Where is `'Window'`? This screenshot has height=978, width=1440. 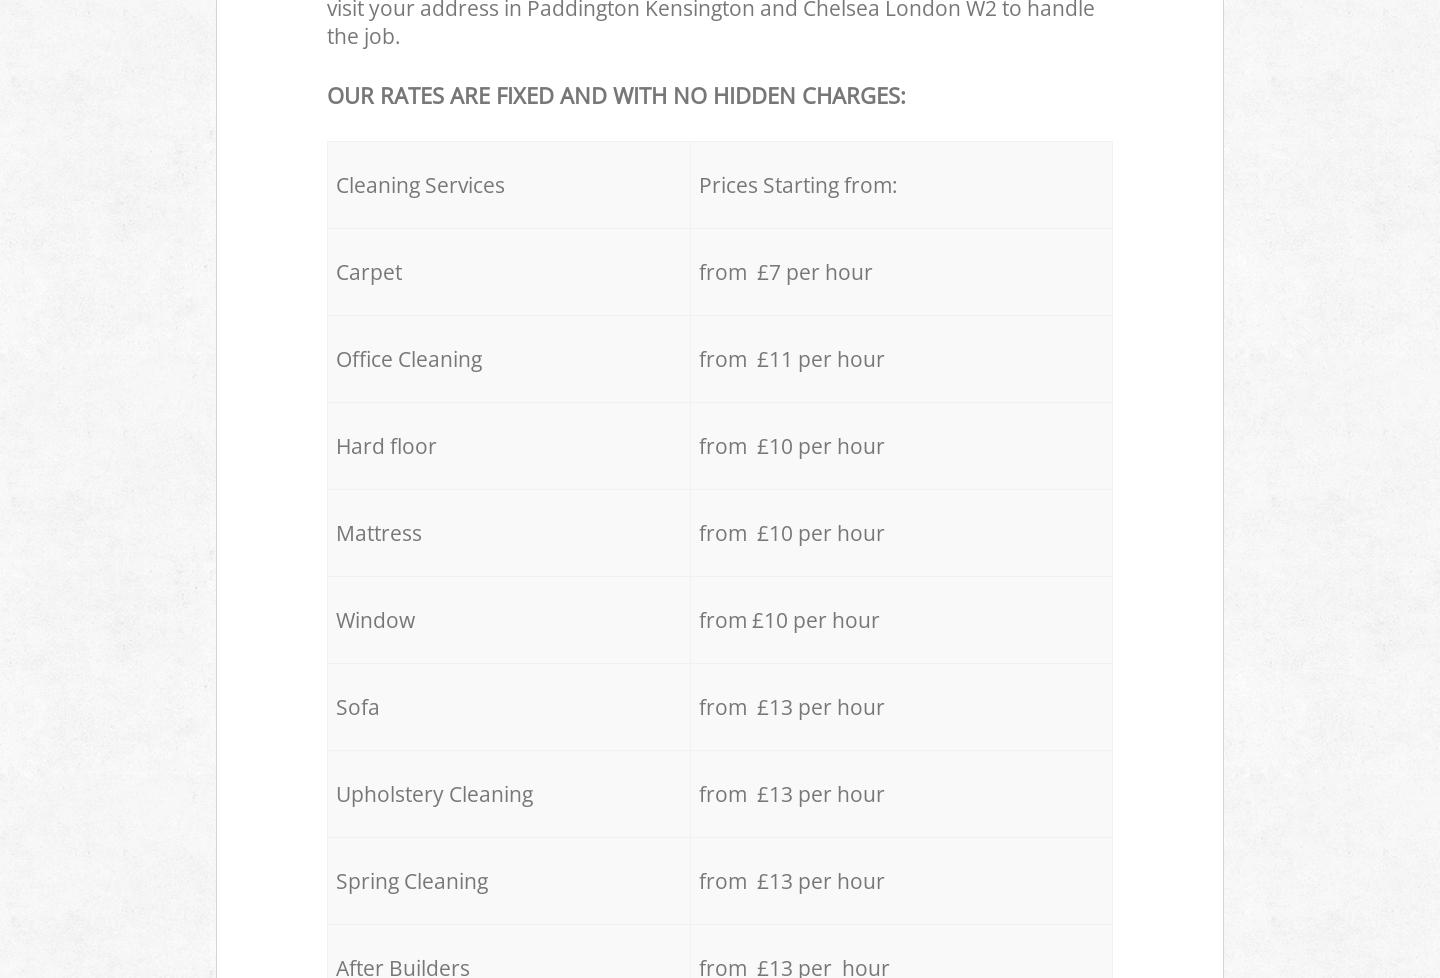
'Window' is located at coordinates (374, 618).